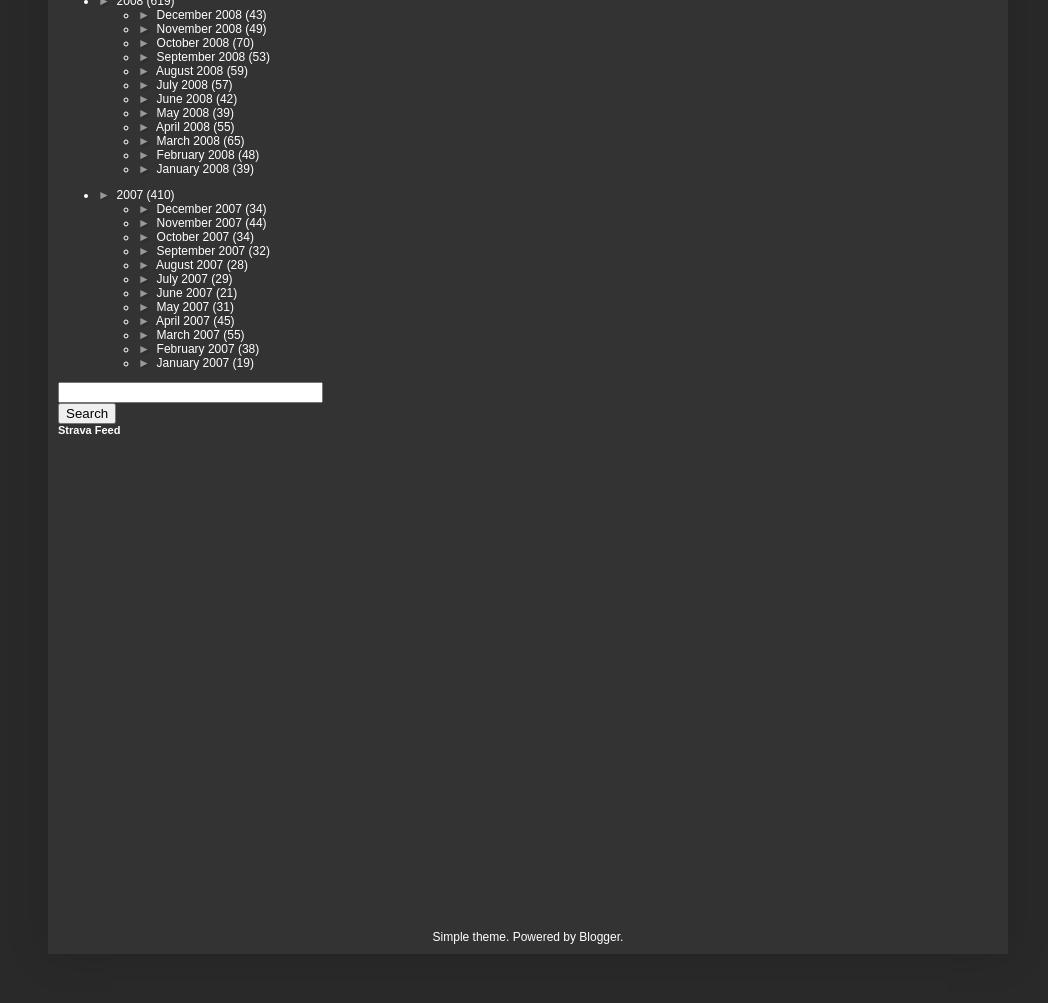 The image size is (1048, 1003). Describe the element at coordinates (247, 347) in the screenshot. I see `'(38)'` at that location.